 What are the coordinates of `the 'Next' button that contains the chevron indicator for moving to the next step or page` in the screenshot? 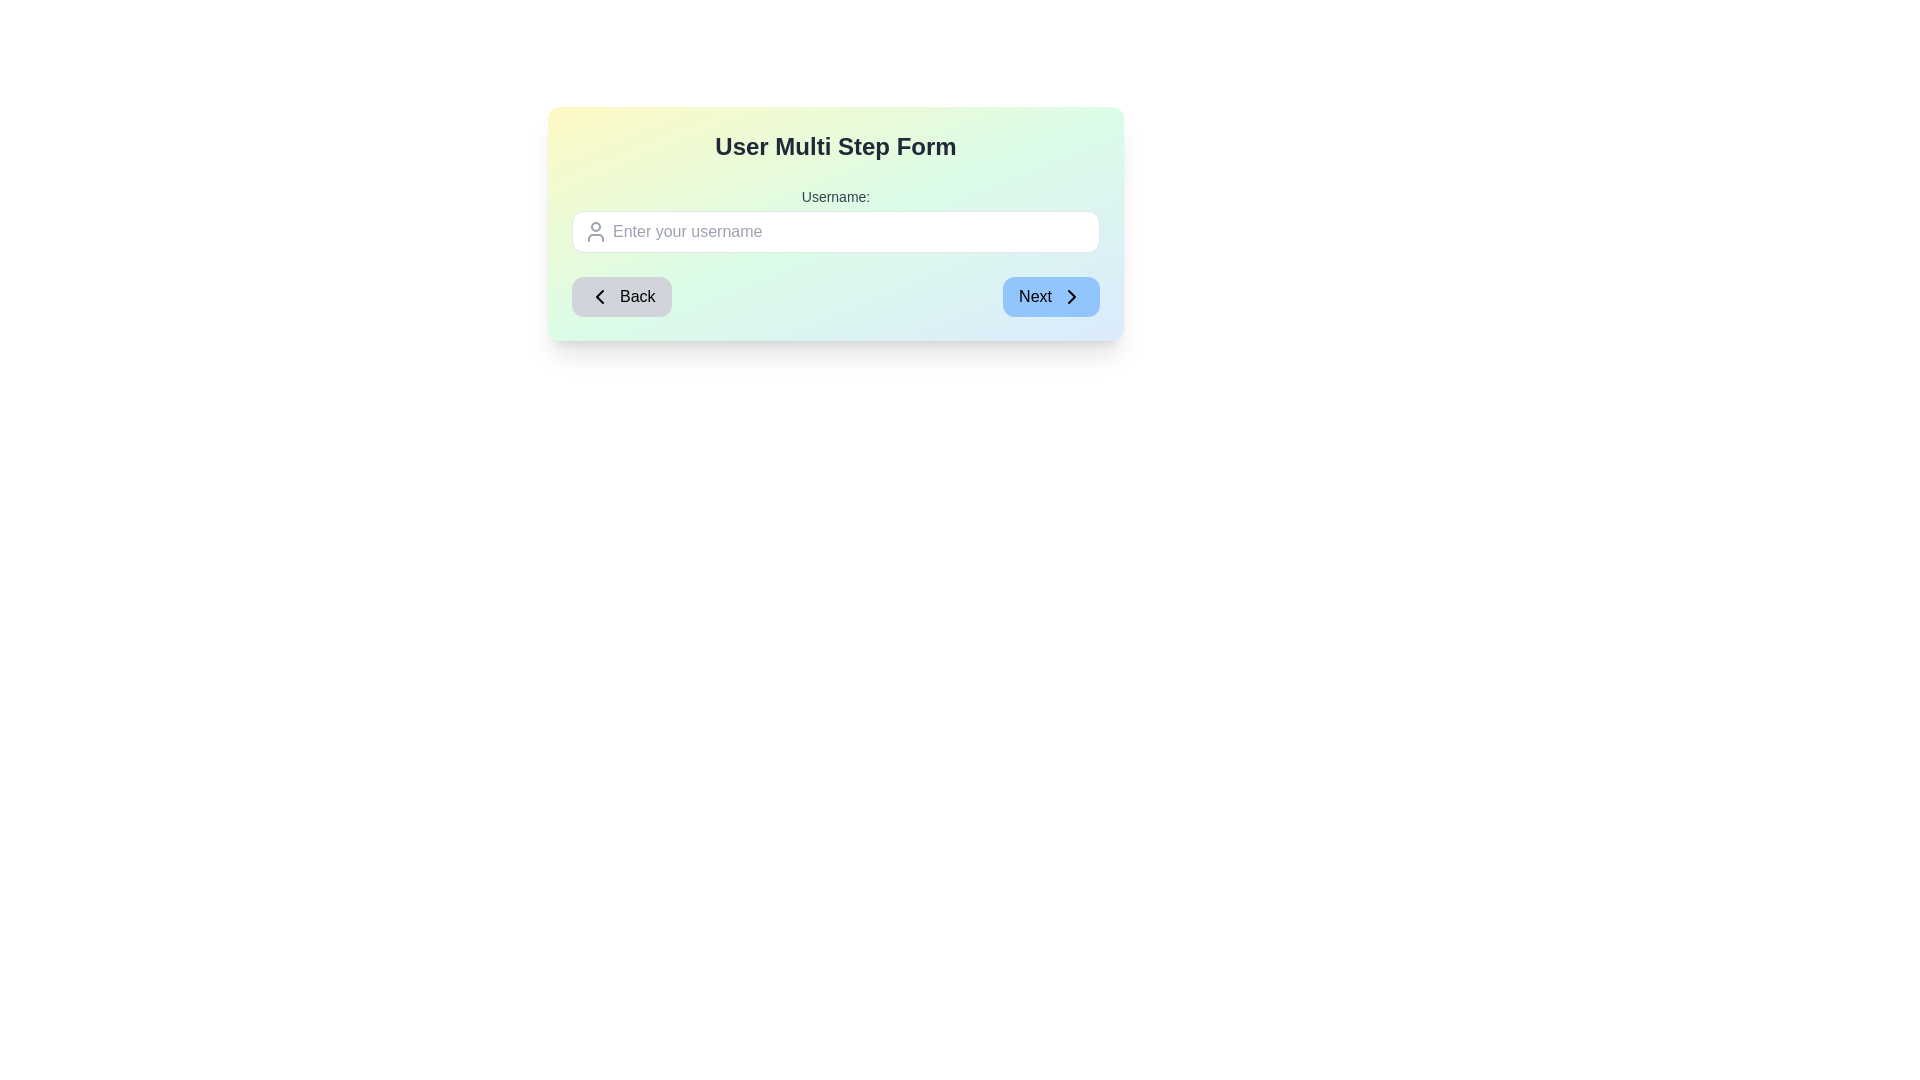 It's located at (1070, 297).